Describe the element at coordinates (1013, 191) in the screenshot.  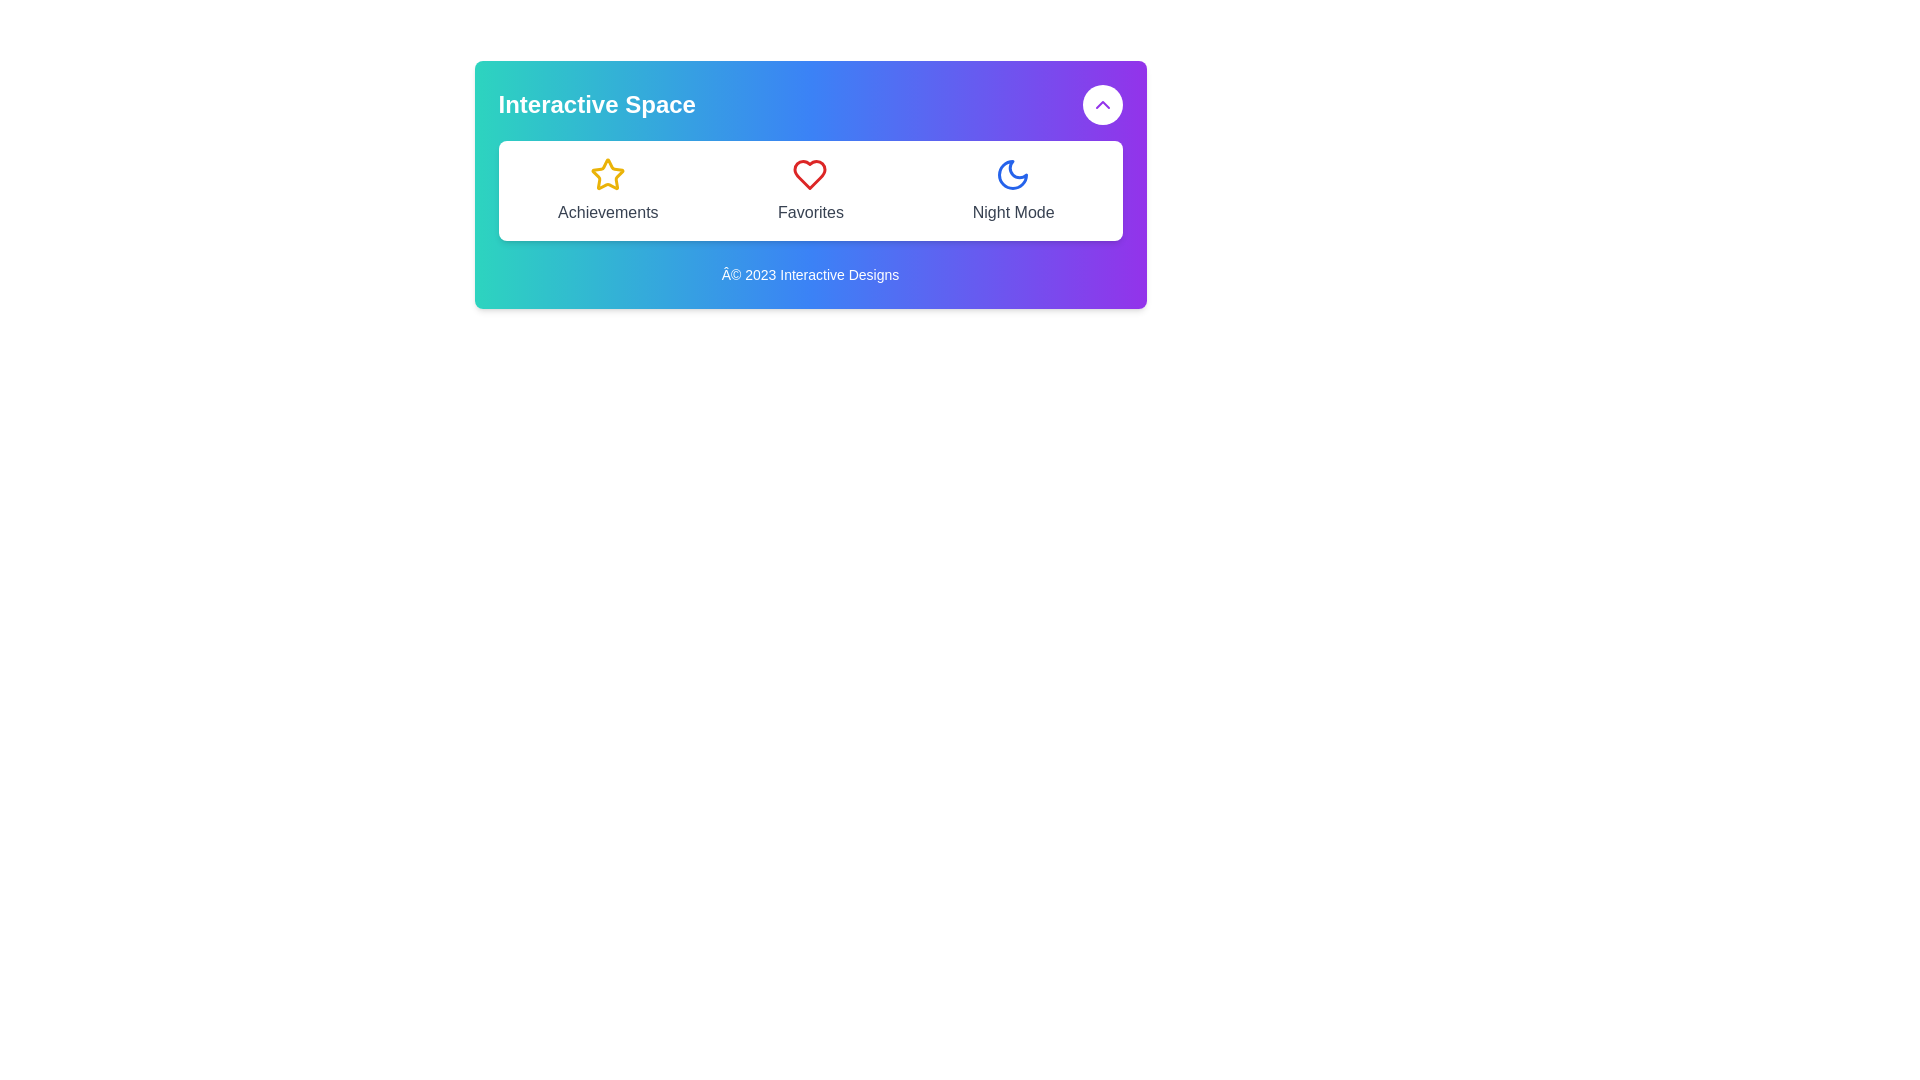
I see `the 'Night Mode' button, which is the third button in a horizontal row of three` at that location.